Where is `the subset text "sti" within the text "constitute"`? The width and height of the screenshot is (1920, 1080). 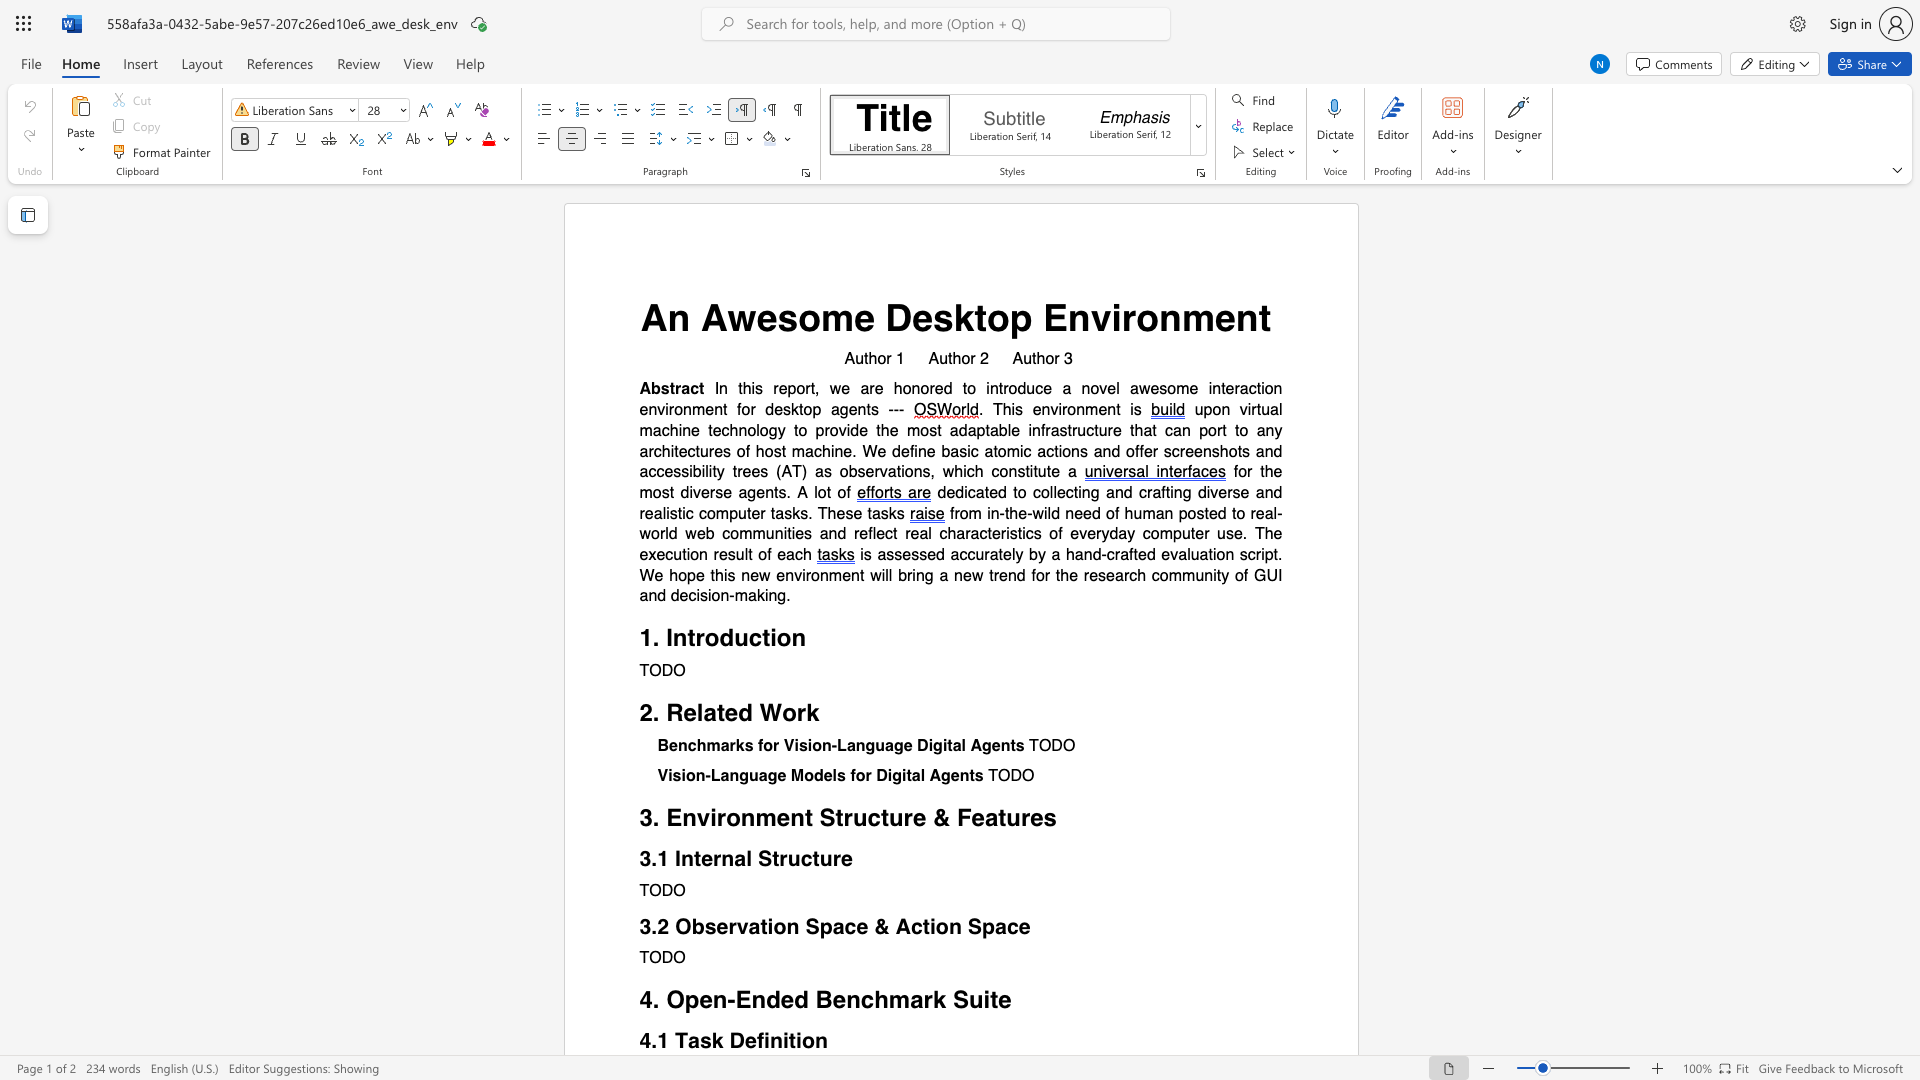 the subset text "sti" within the text "constitute" is located at coordinates (1017, 472).